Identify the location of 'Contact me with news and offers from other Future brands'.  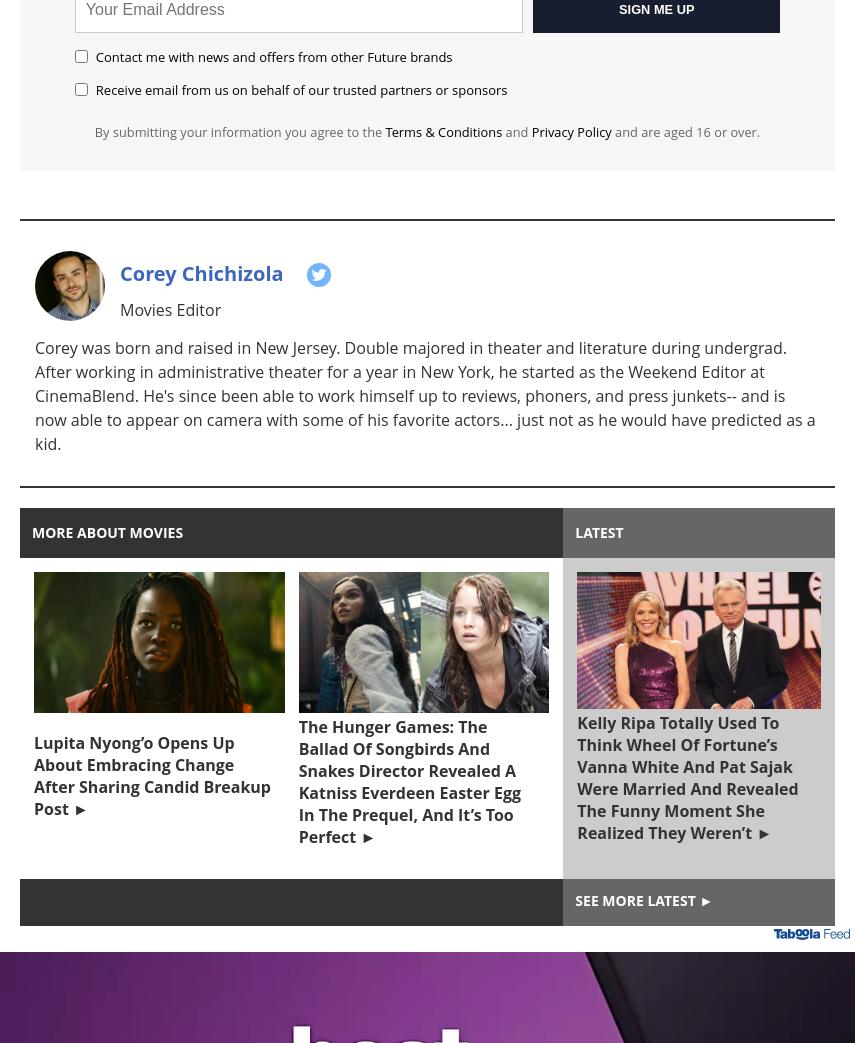
(273, 55).